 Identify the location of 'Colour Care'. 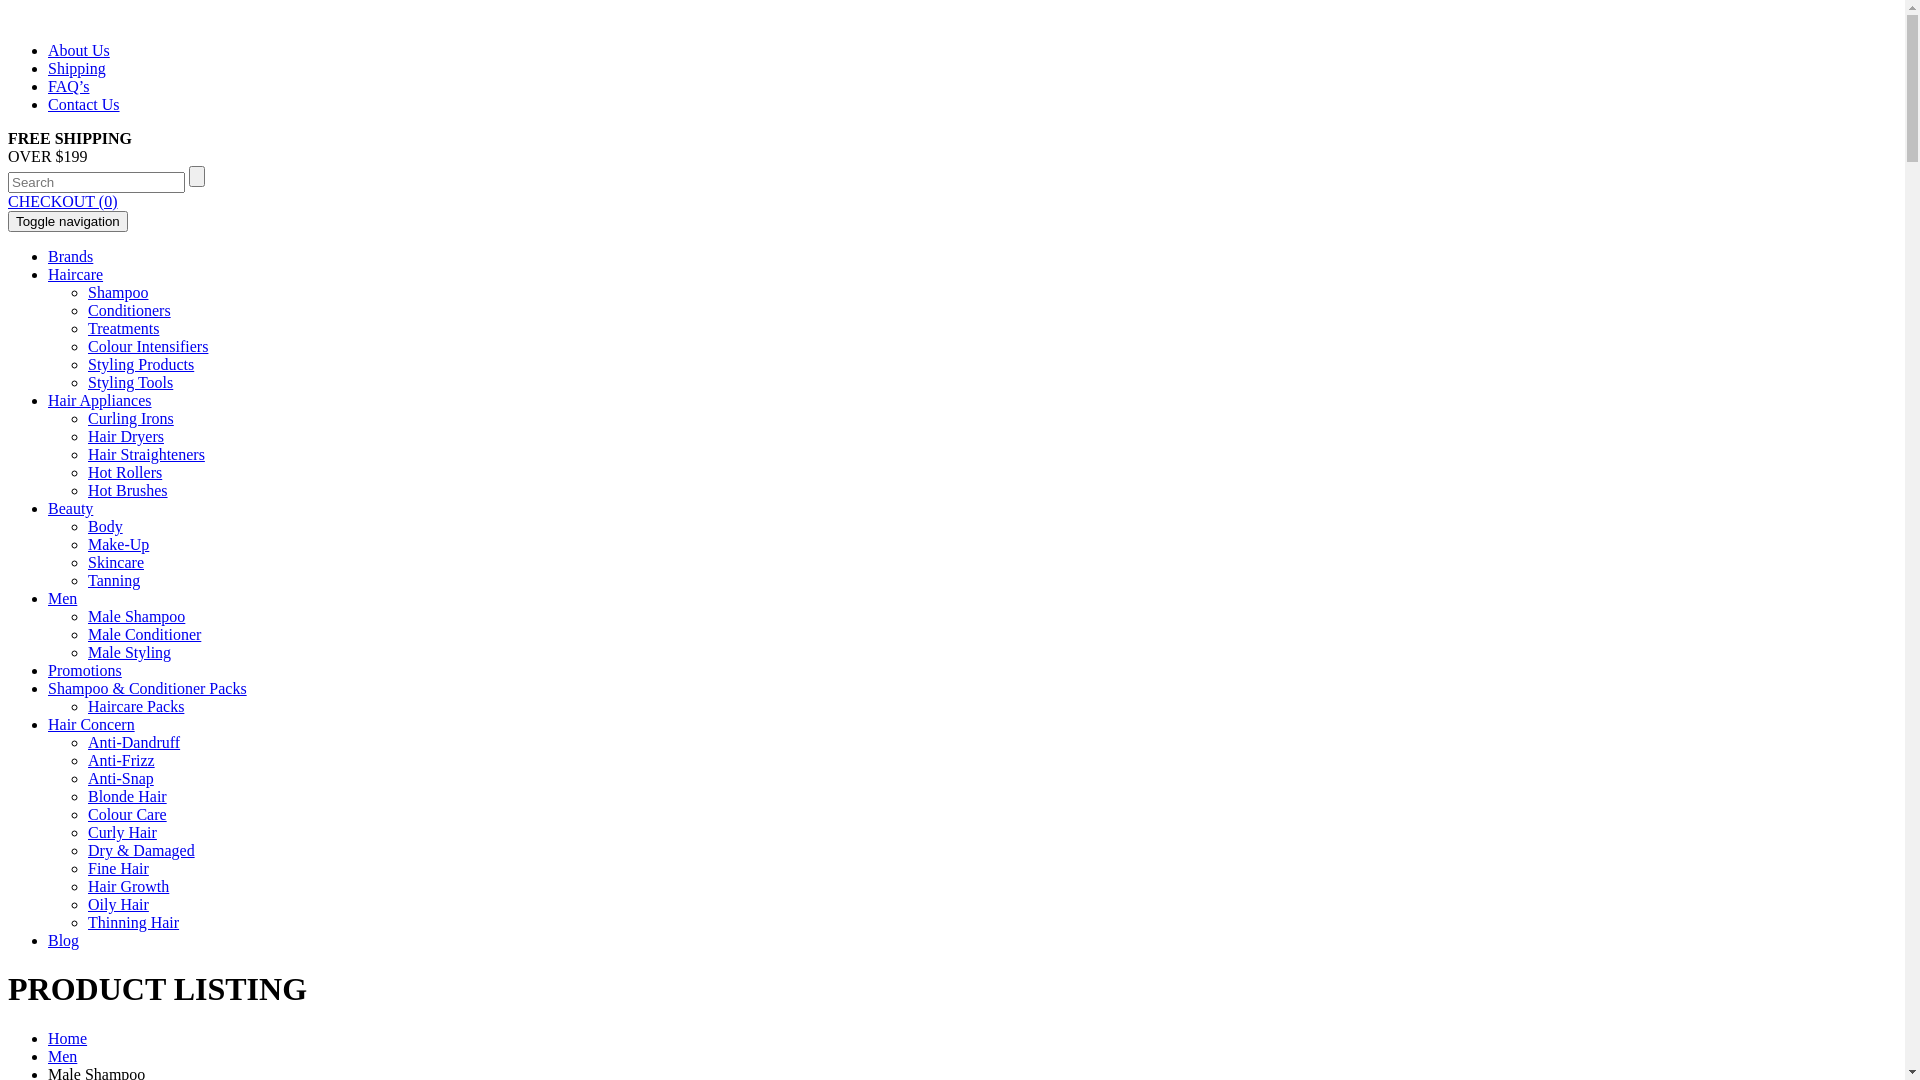
(86, 814).